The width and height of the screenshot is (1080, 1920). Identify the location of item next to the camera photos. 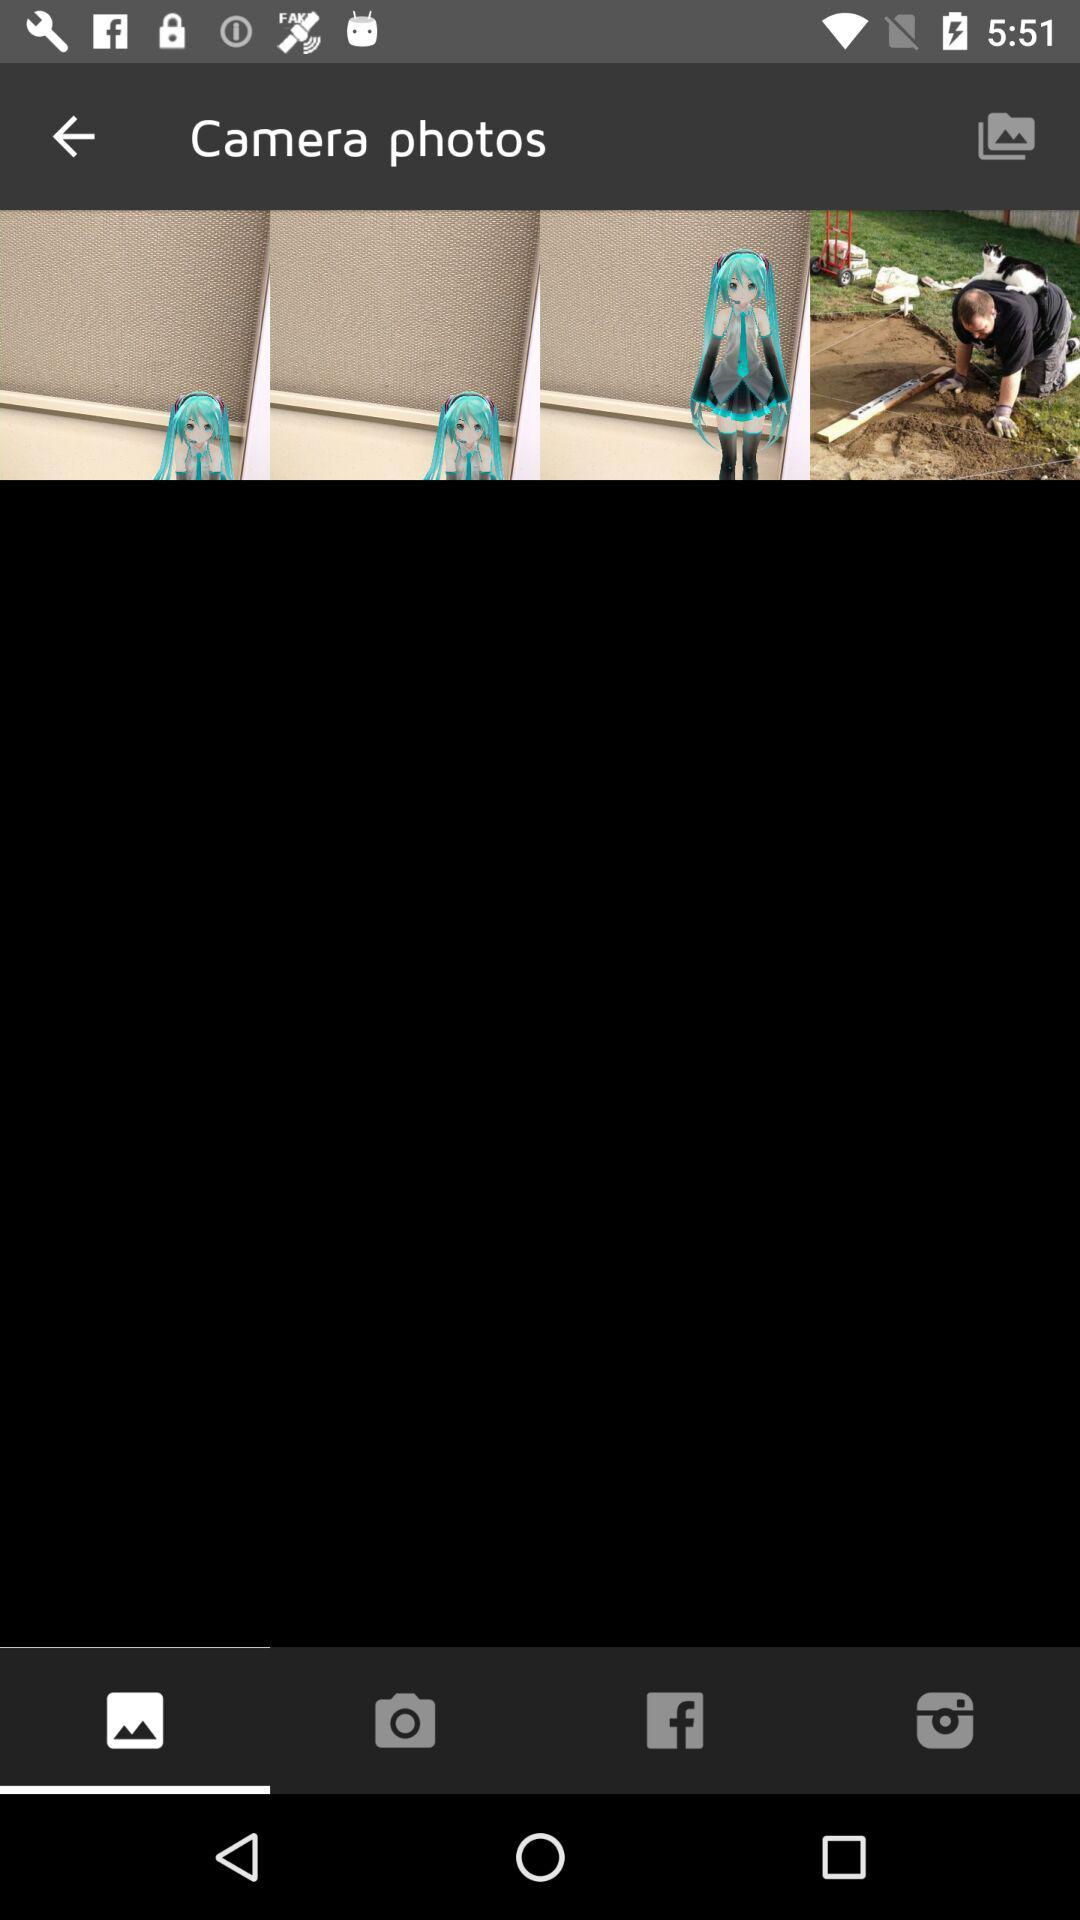
(72, 135).